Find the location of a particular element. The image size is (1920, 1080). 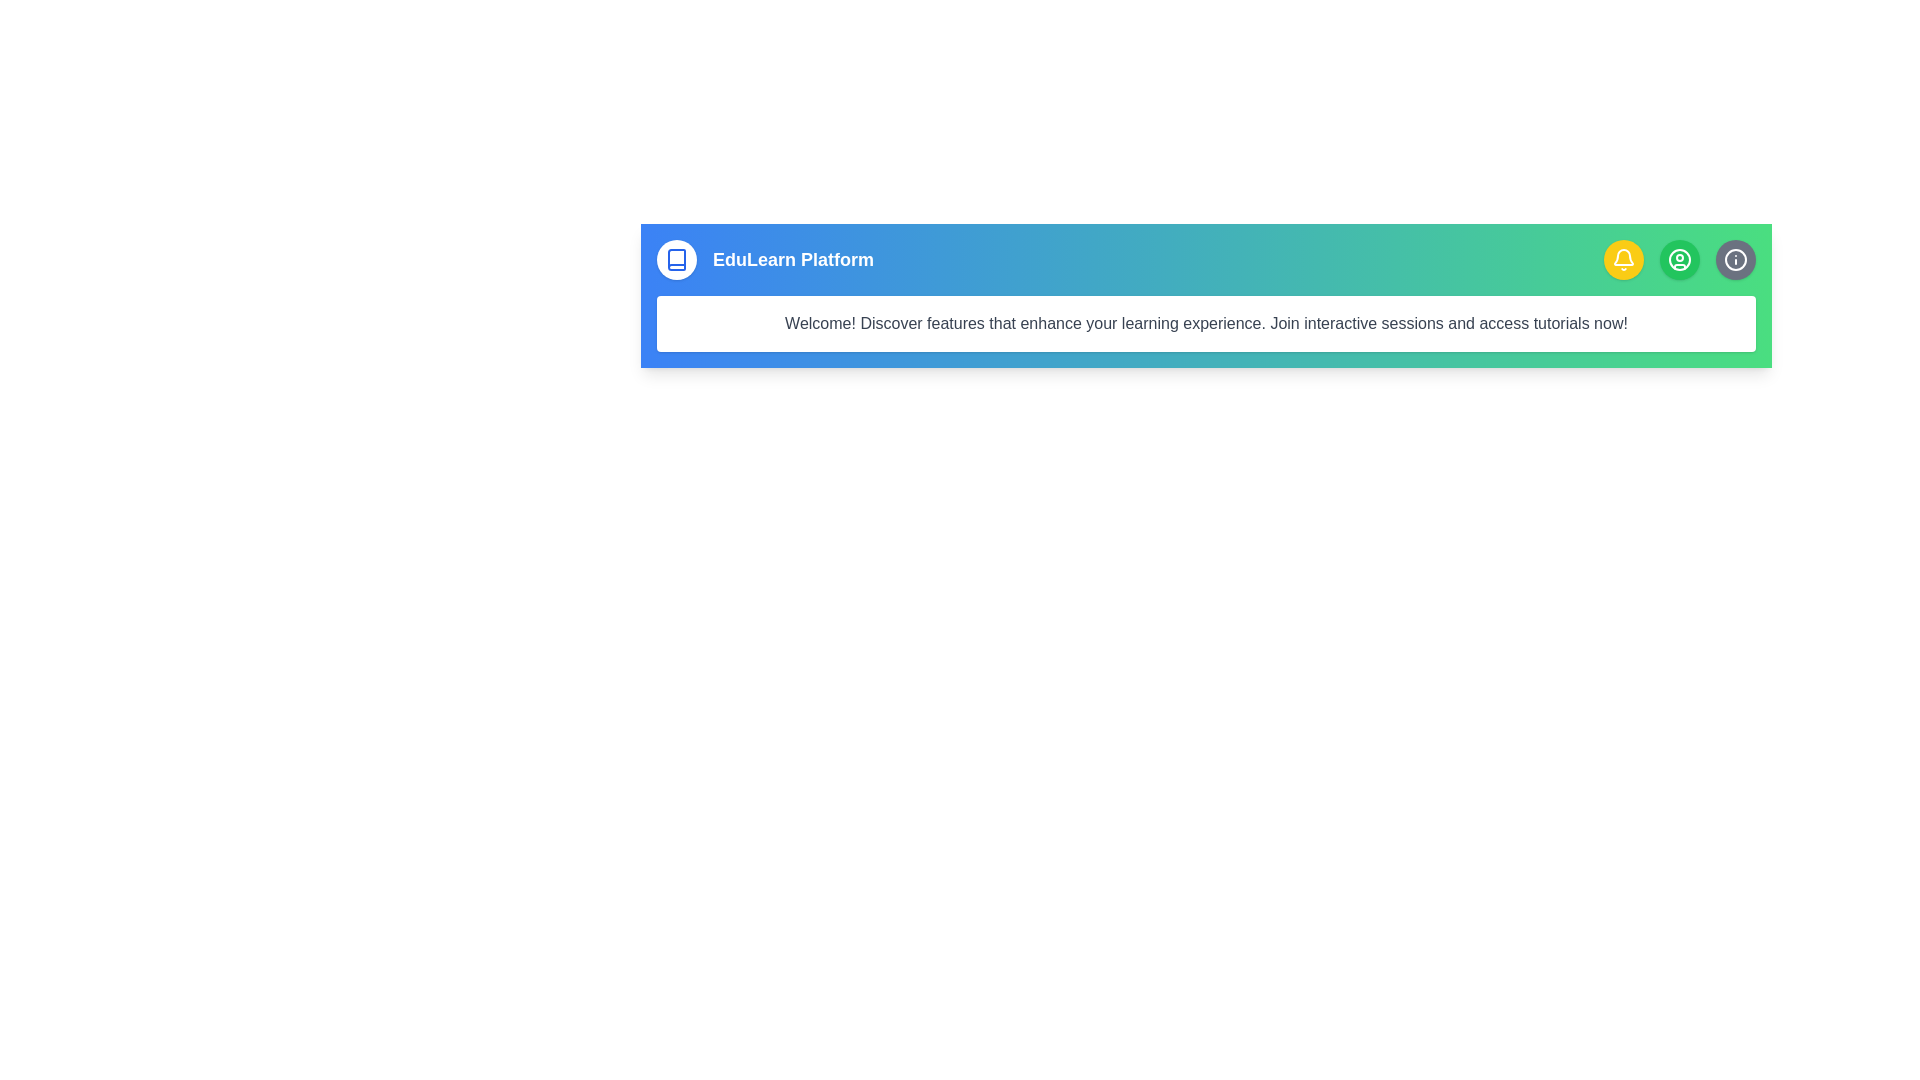

info icon button to toggle the dropdown information panel is located at coordinates (1735, 258).